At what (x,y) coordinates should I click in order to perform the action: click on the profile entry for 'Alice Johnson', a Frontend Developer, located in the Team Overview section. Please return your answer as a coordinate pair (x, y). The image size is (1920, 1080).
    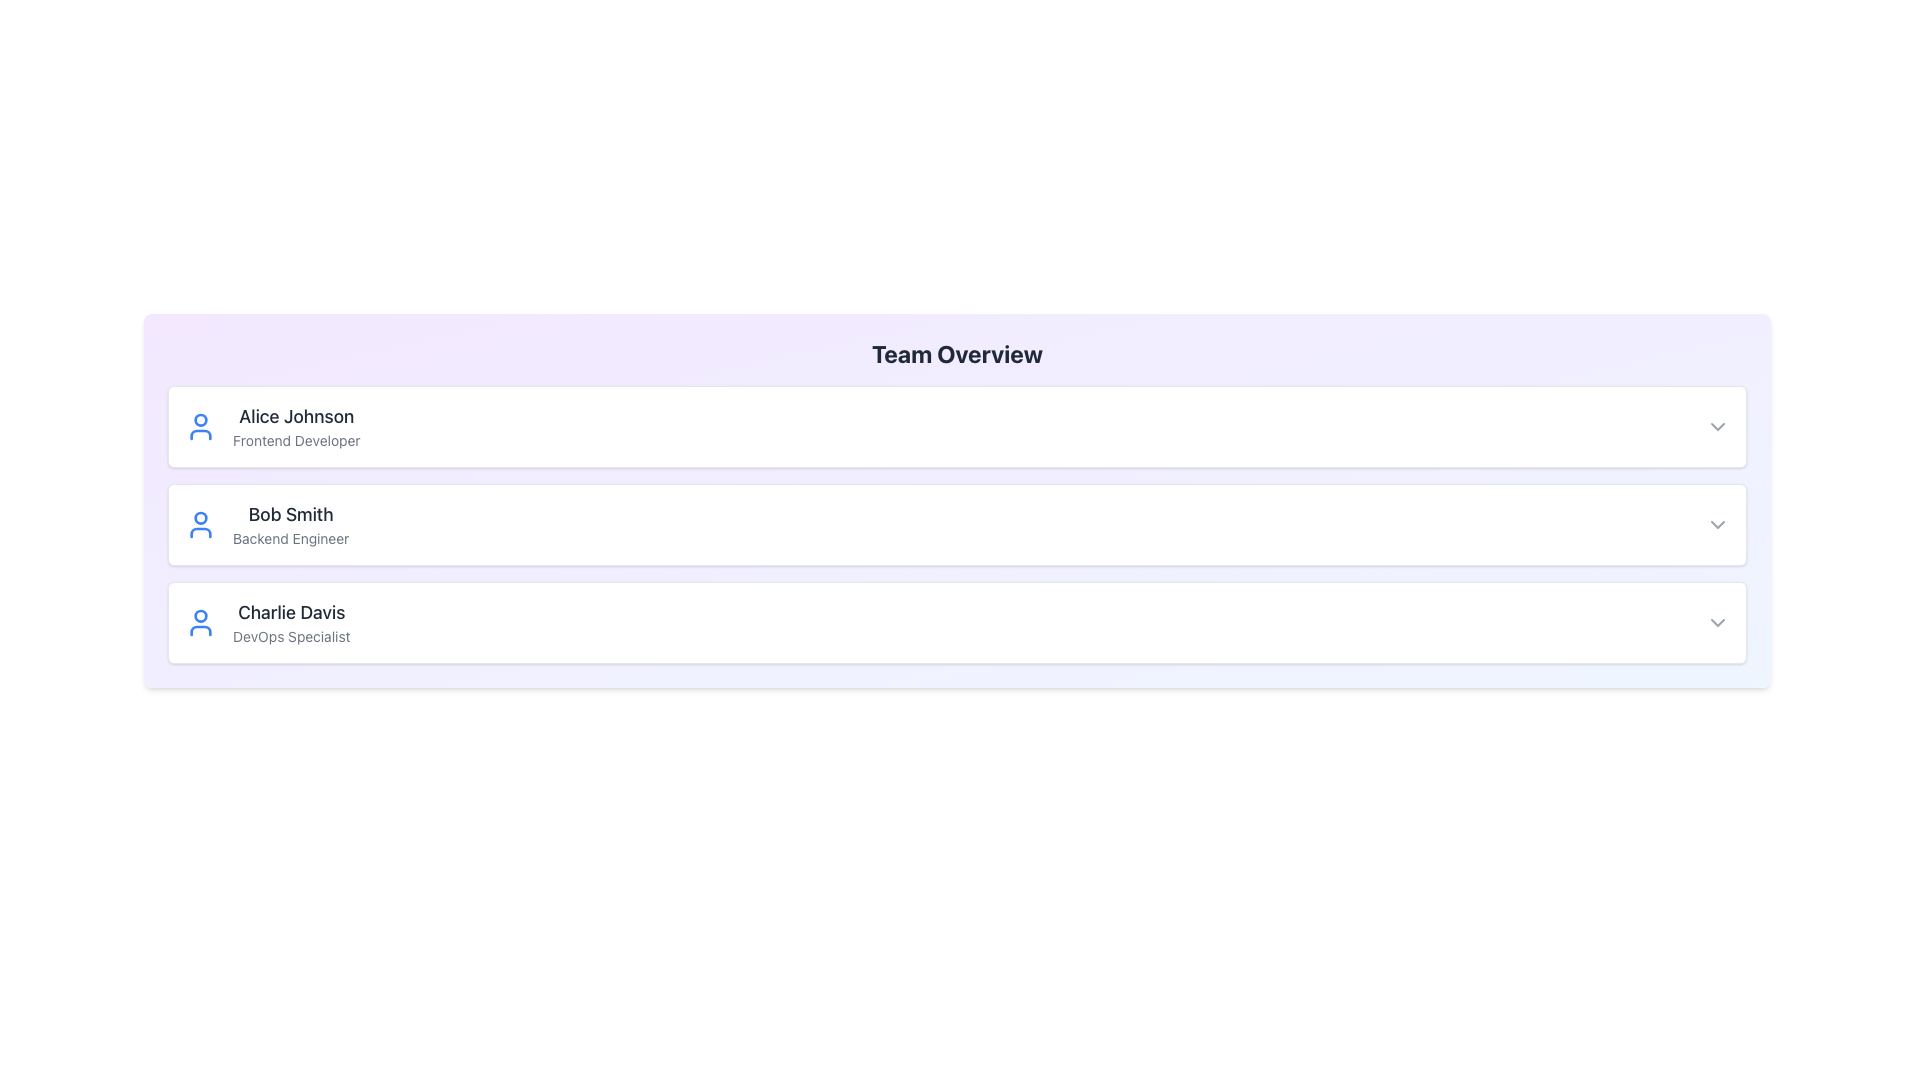
    Looking at the image, I should click on (271, 426).